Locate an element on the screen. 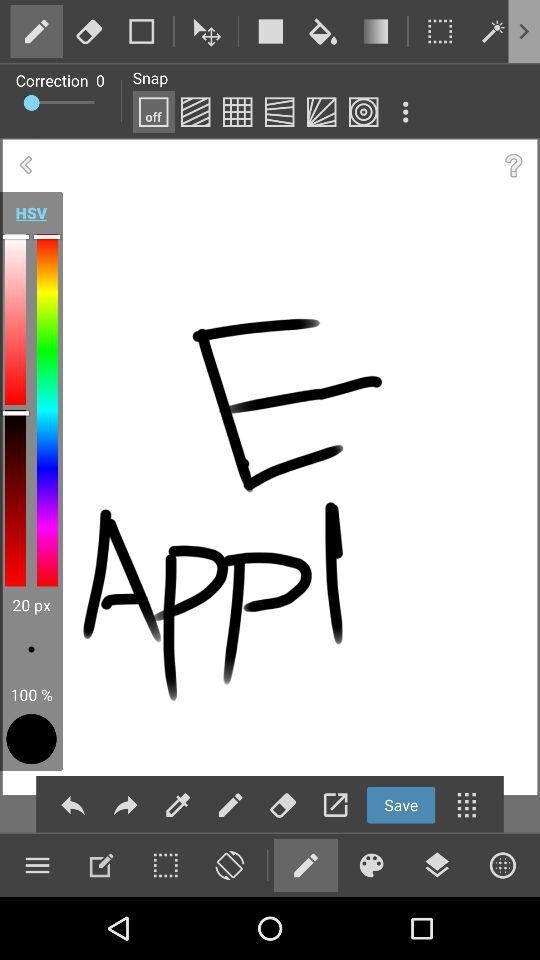 This screenshot has height=960, width=540. fill colors is located at coordinates (178, 805).